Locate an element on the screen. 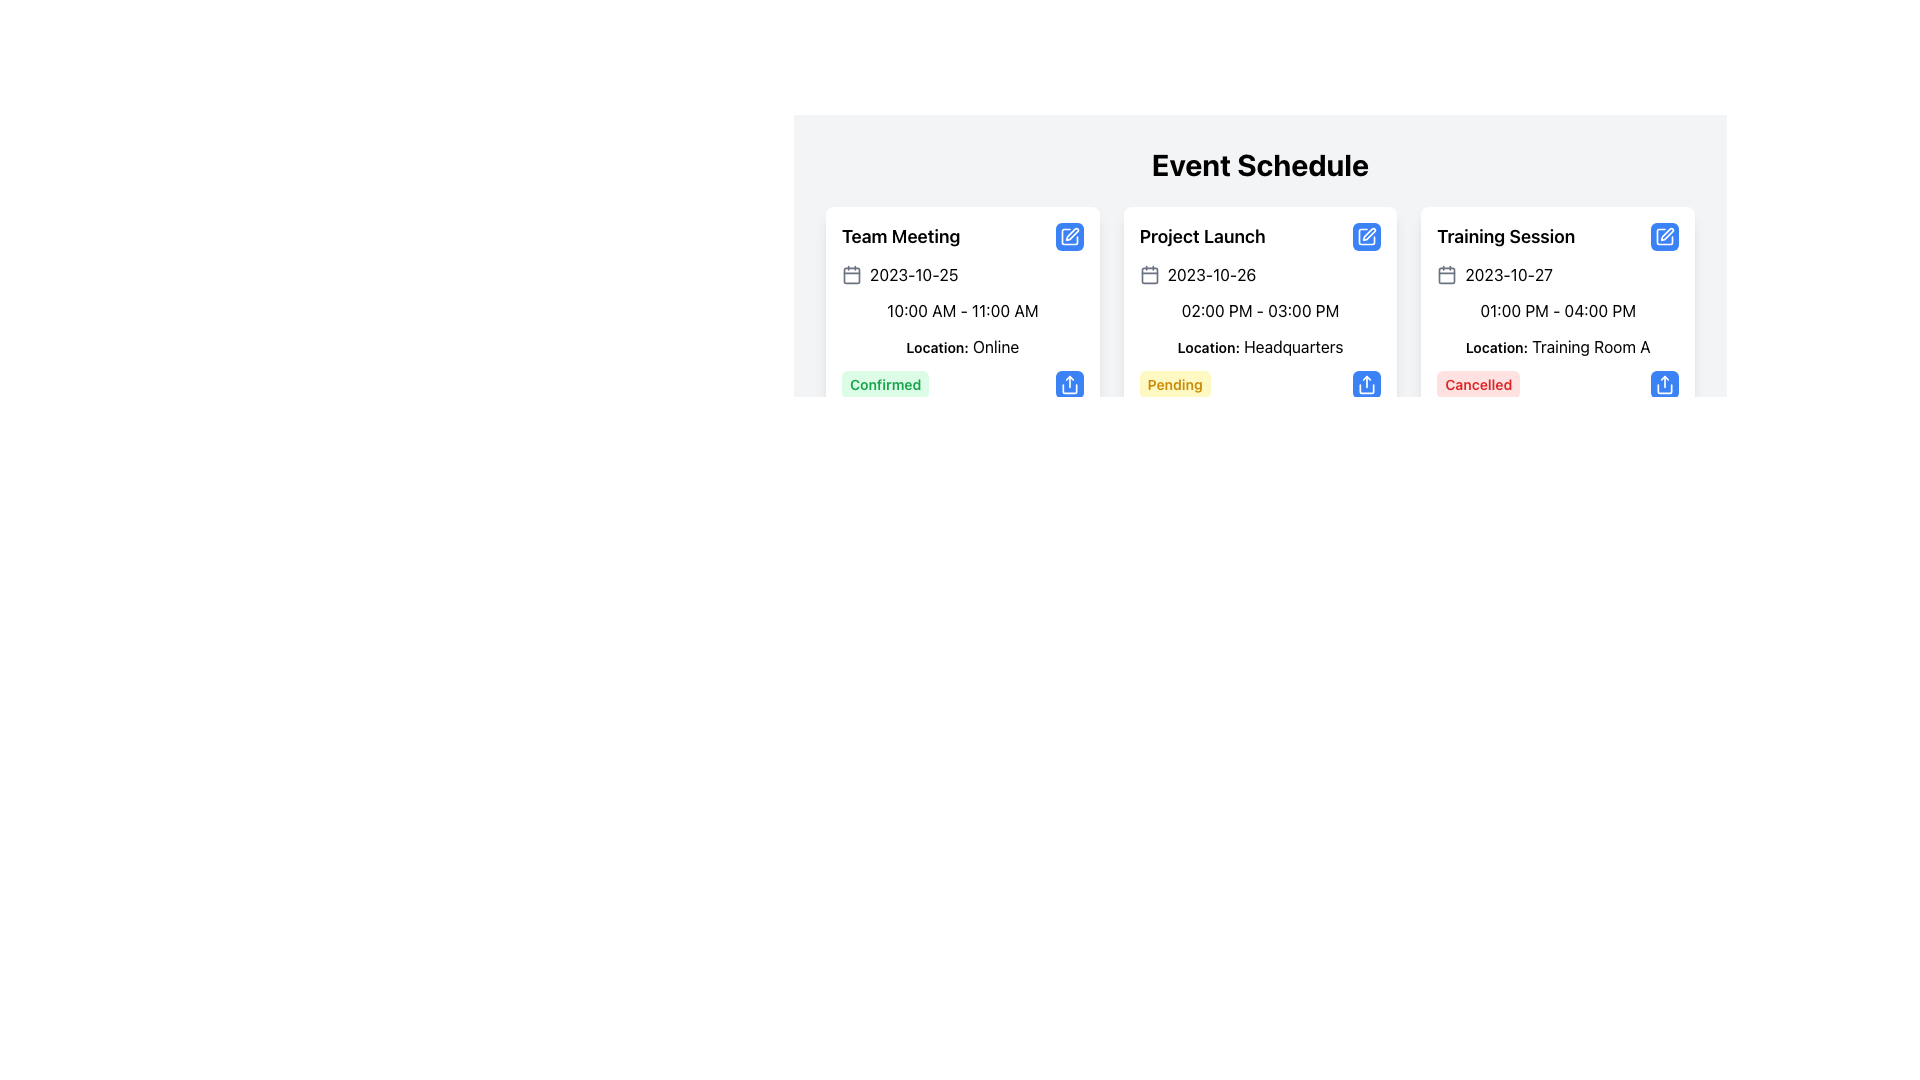  the Text Label indicating 'Training Room A' located in the 'Training Session' card within the 'Event Schedule' section is located at coordinates (1496, 346).